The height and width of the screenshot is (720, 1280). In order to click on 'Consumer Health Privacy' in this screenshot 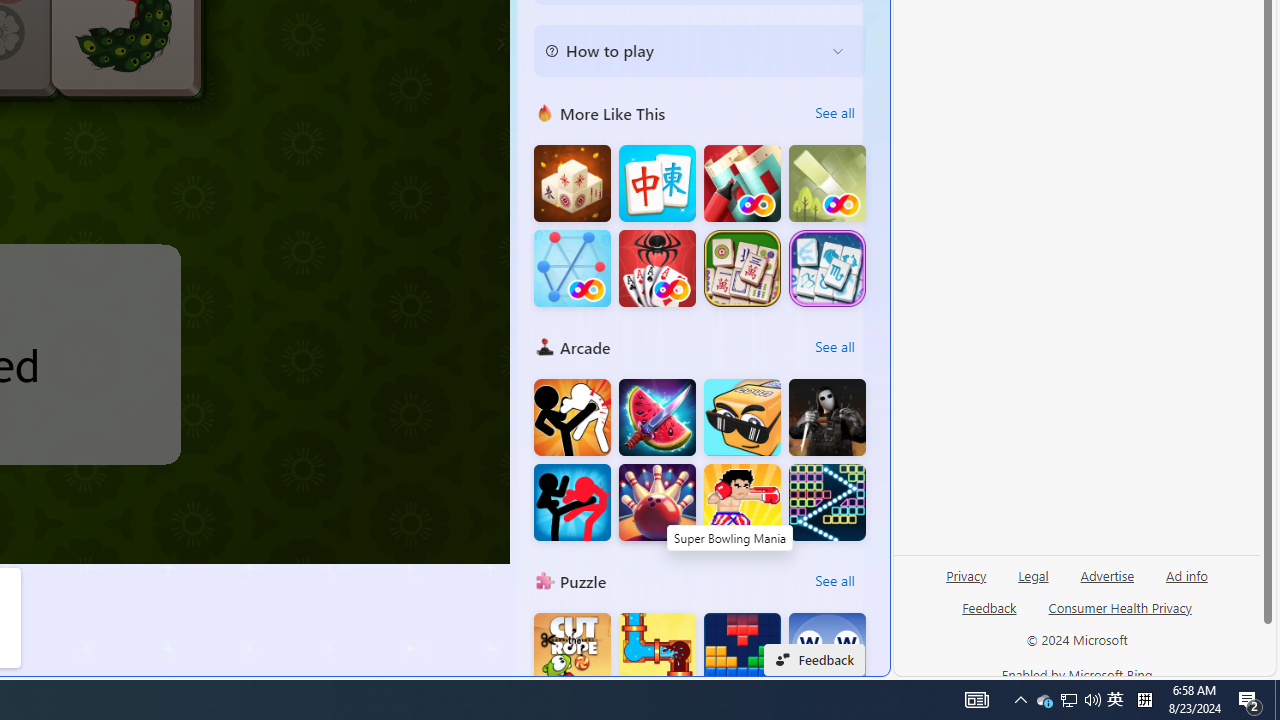, I will do `click(1120, 606)`.